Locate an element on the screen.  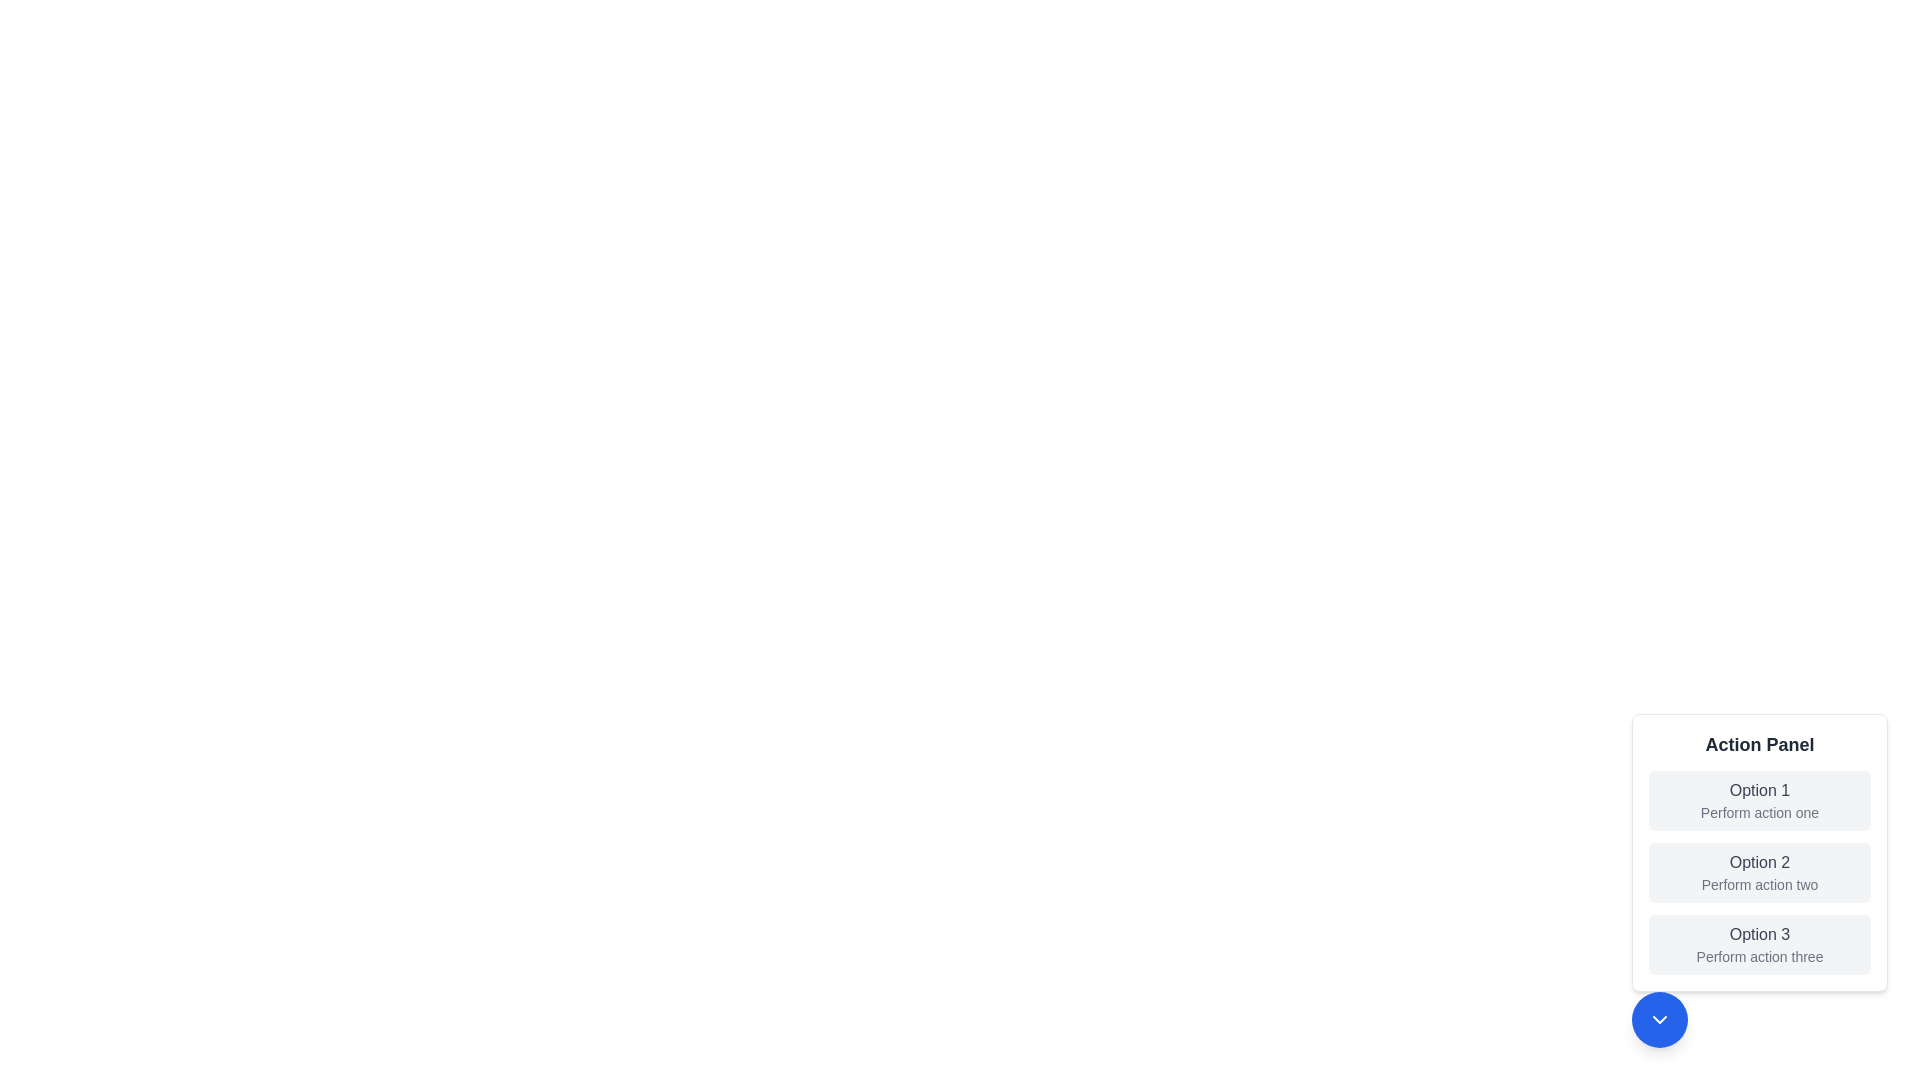
the circular blue button with a downward-facing arrow icon located at the bottom-right corner of the interface is located at coordinates (1660, 1019).